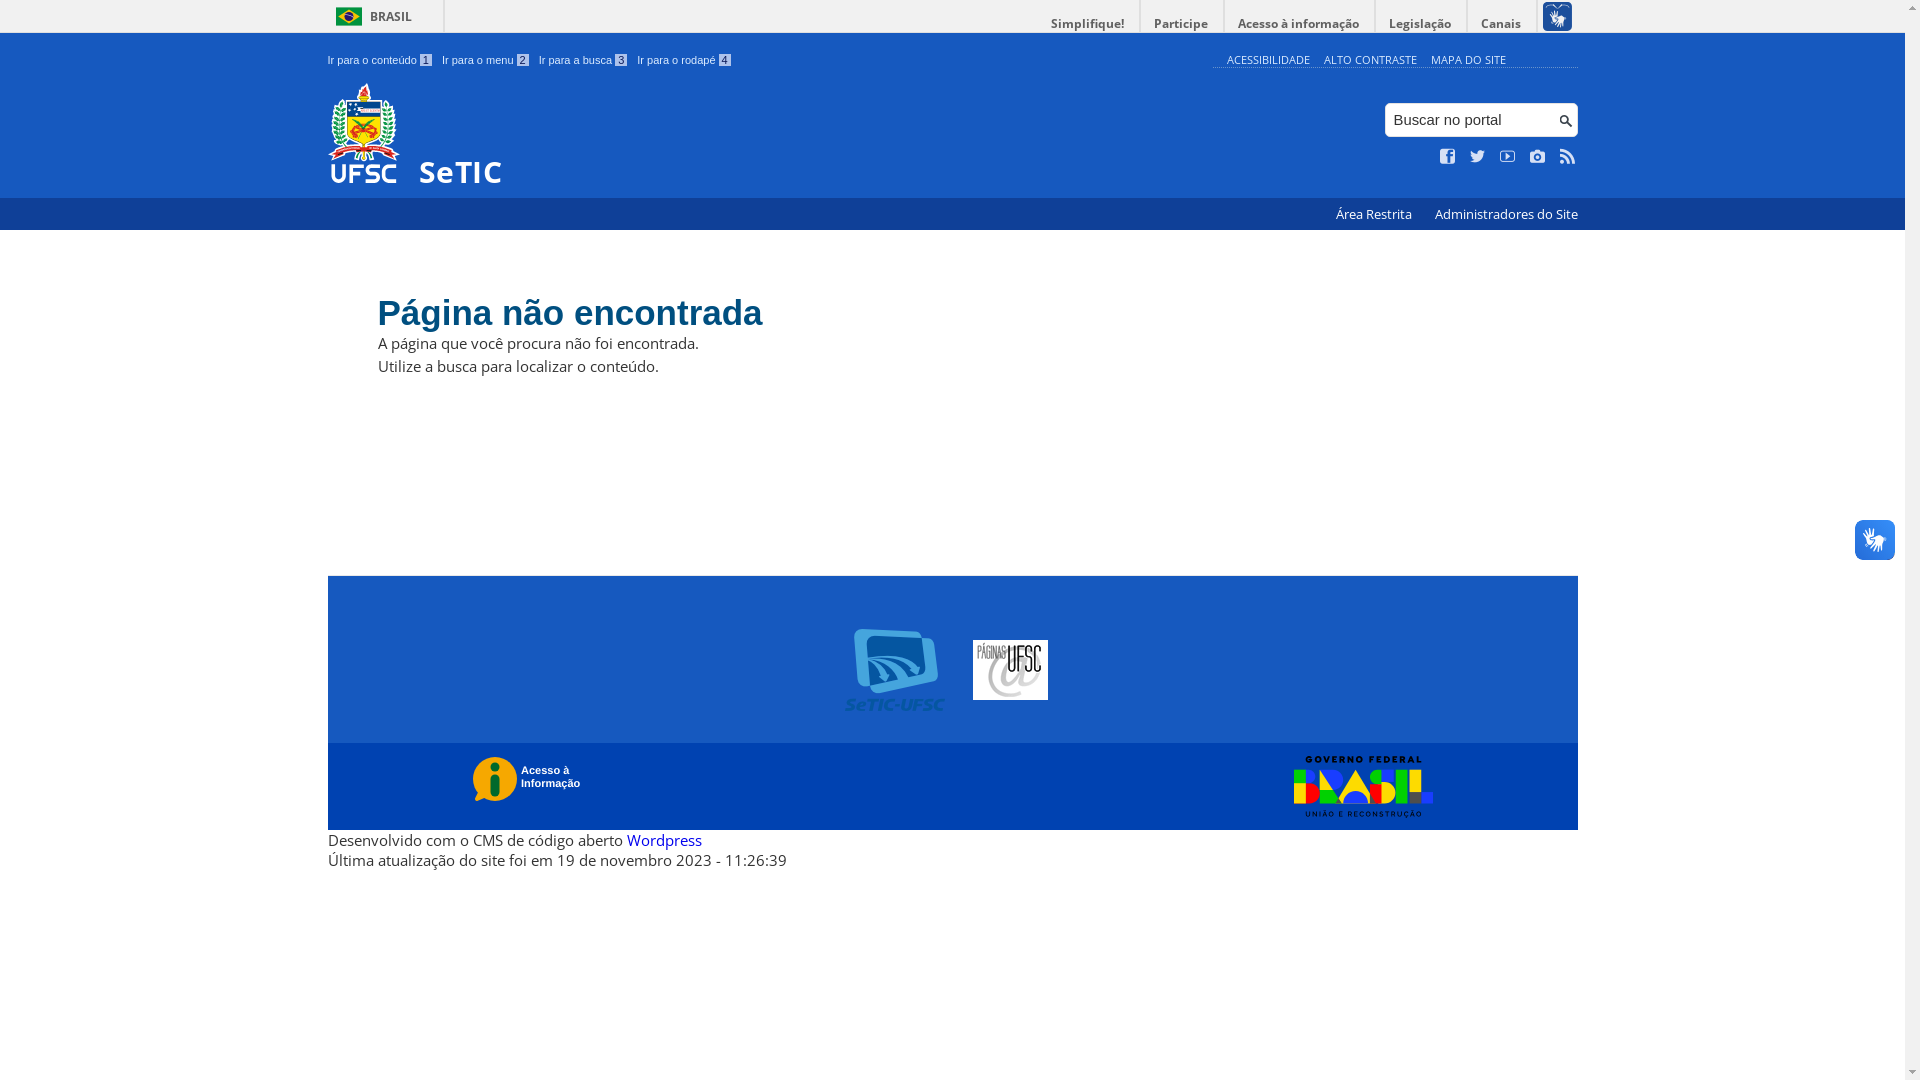 Image resolution: width=1920 pixels, height=1080 pixels. What do you see at coordinates (582, 59) in the screenshot?
I see `'Ir para a busca 3'` at bounding box center [582, 59].